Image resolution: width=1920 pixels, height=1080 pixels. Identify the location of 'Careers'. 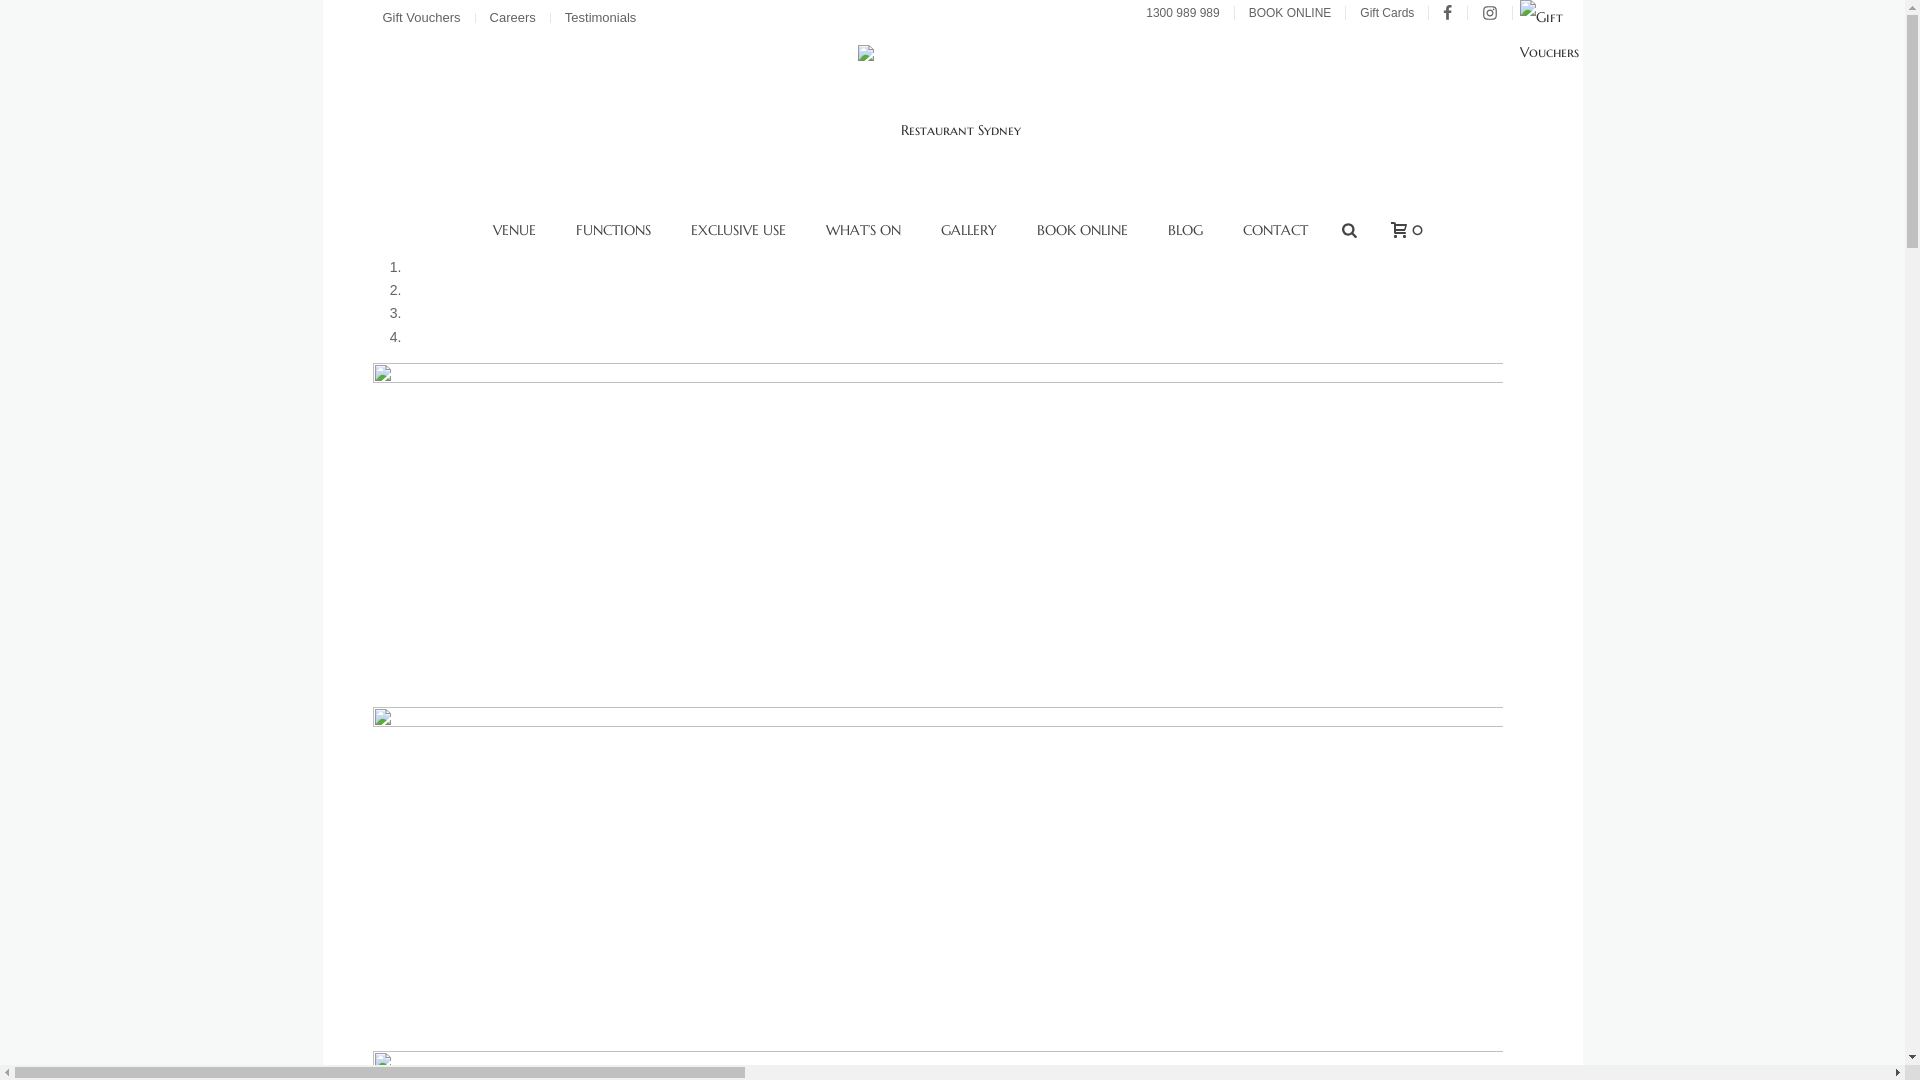
(515, 18).